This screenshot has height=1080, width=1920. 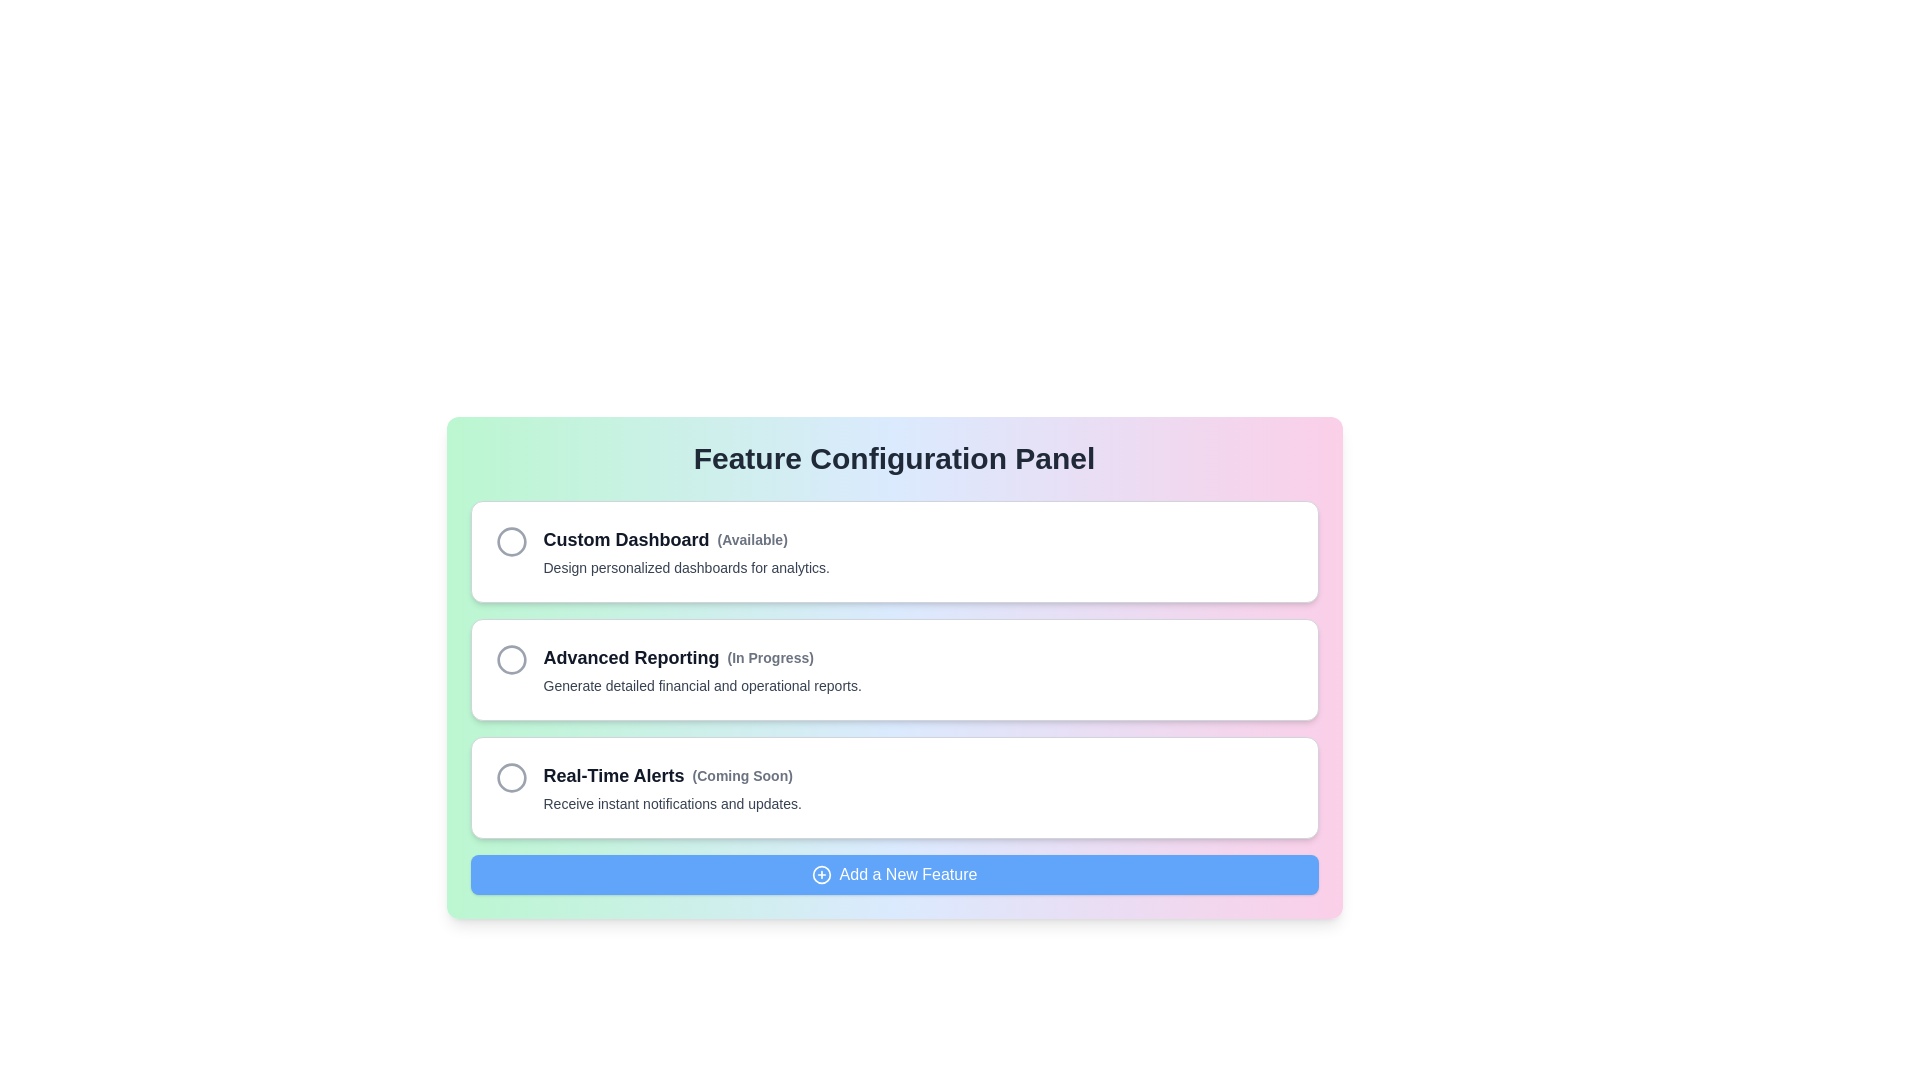 I want to click on the SVG icon representing a circle with a plus inside, so click(x=821, y=874).